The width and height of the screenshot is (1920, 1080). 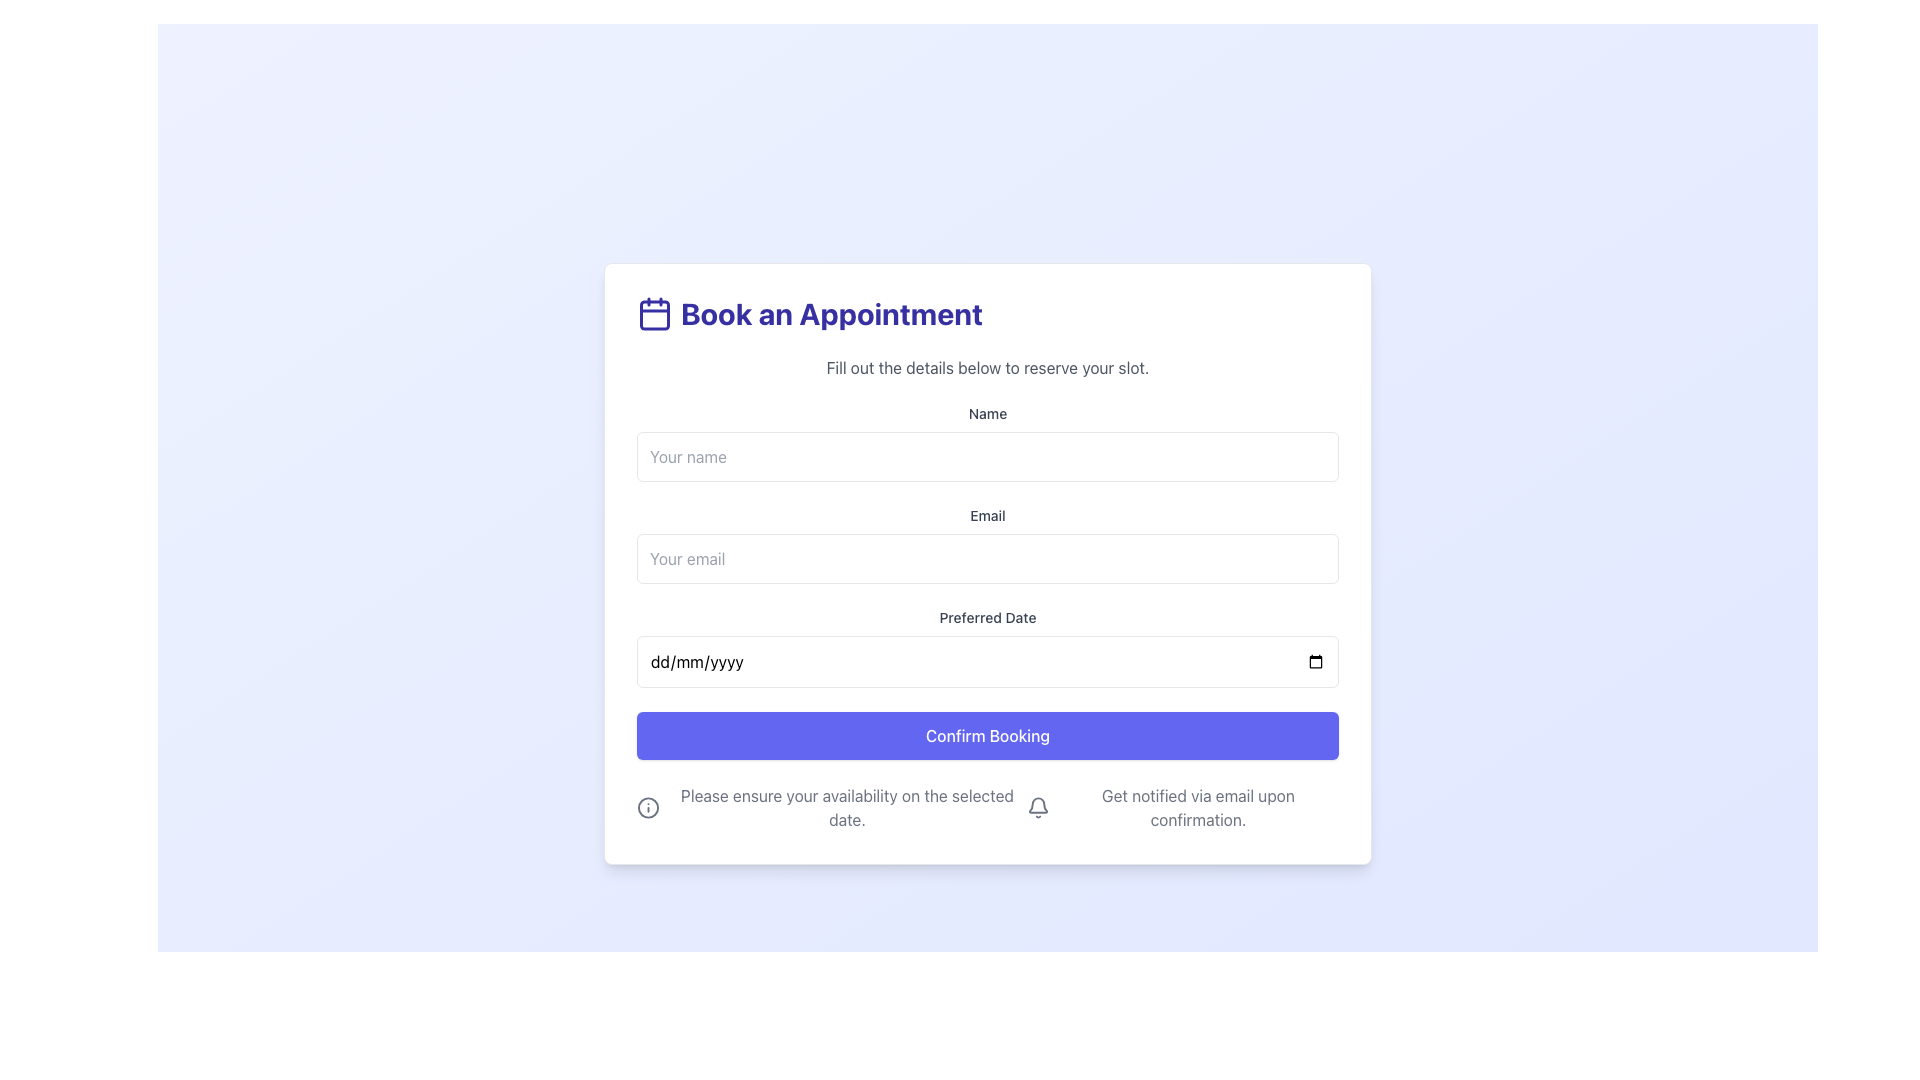 What do you see at coordinates (988, 736) in the screenshot?
I see `the submit button positioned below the 'Preferred Date' input field to confirm the booking details entered by the user` at bounding box center [988, 736].